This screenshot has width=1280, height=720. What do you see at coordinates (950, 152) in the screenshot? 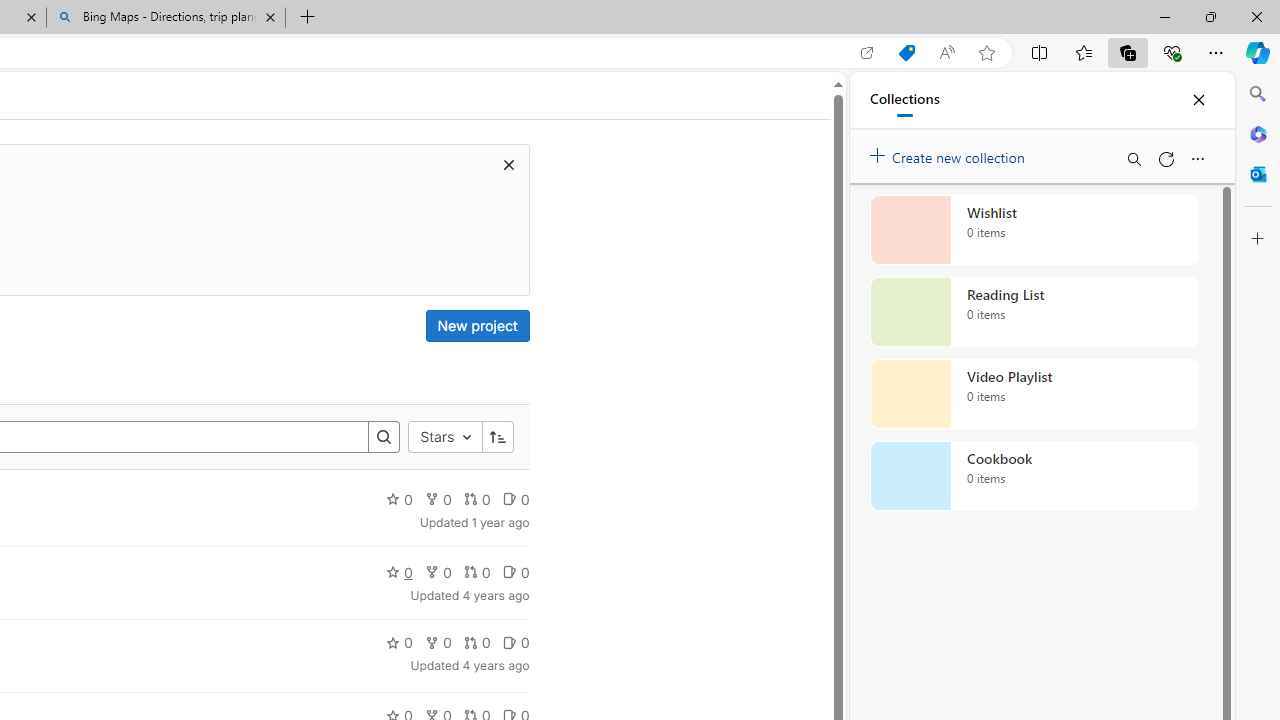
I see `'Create new collection'` at bounding box center [950, 152].